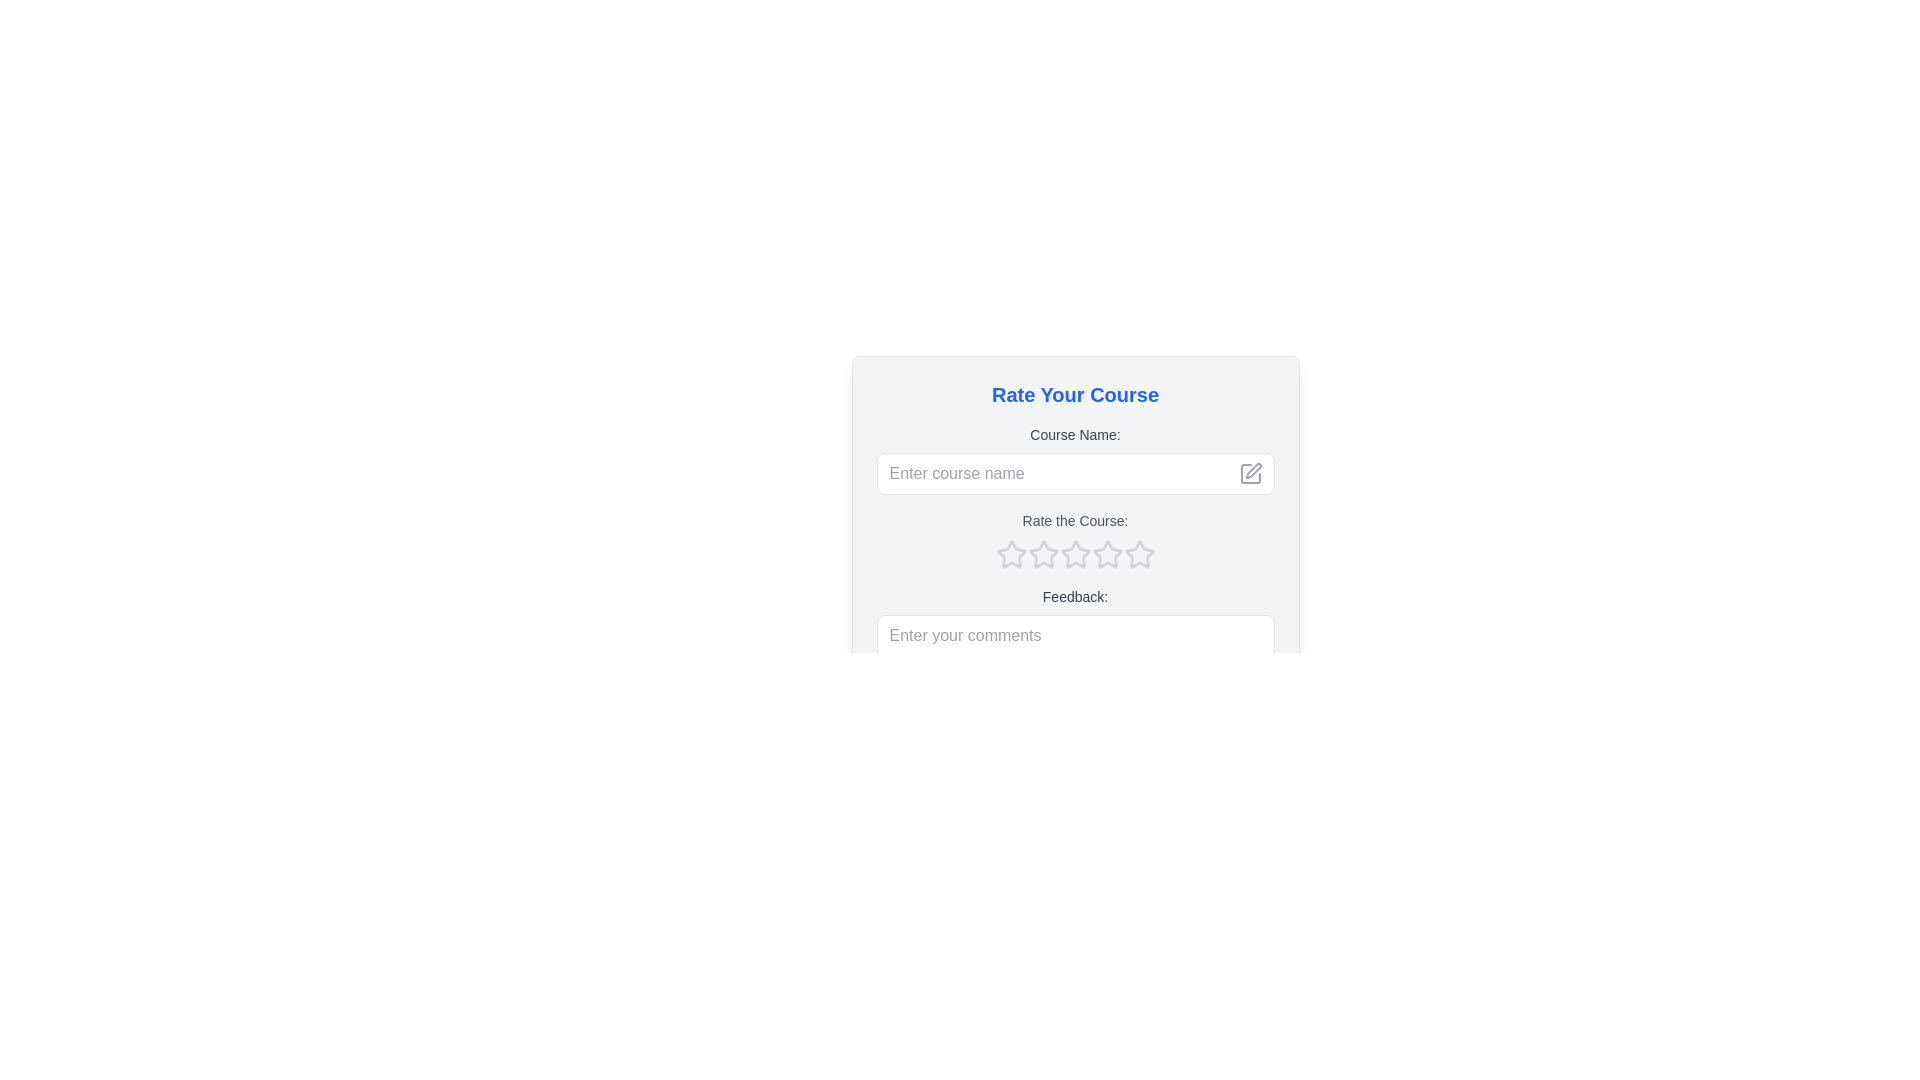 This screenshot has height=1080, width=1920. Describe the element at coordinates (1042, 554) in the screenshot. I see `the first star-shaped rating icon, which is light gray and has a hollow center` at that location.